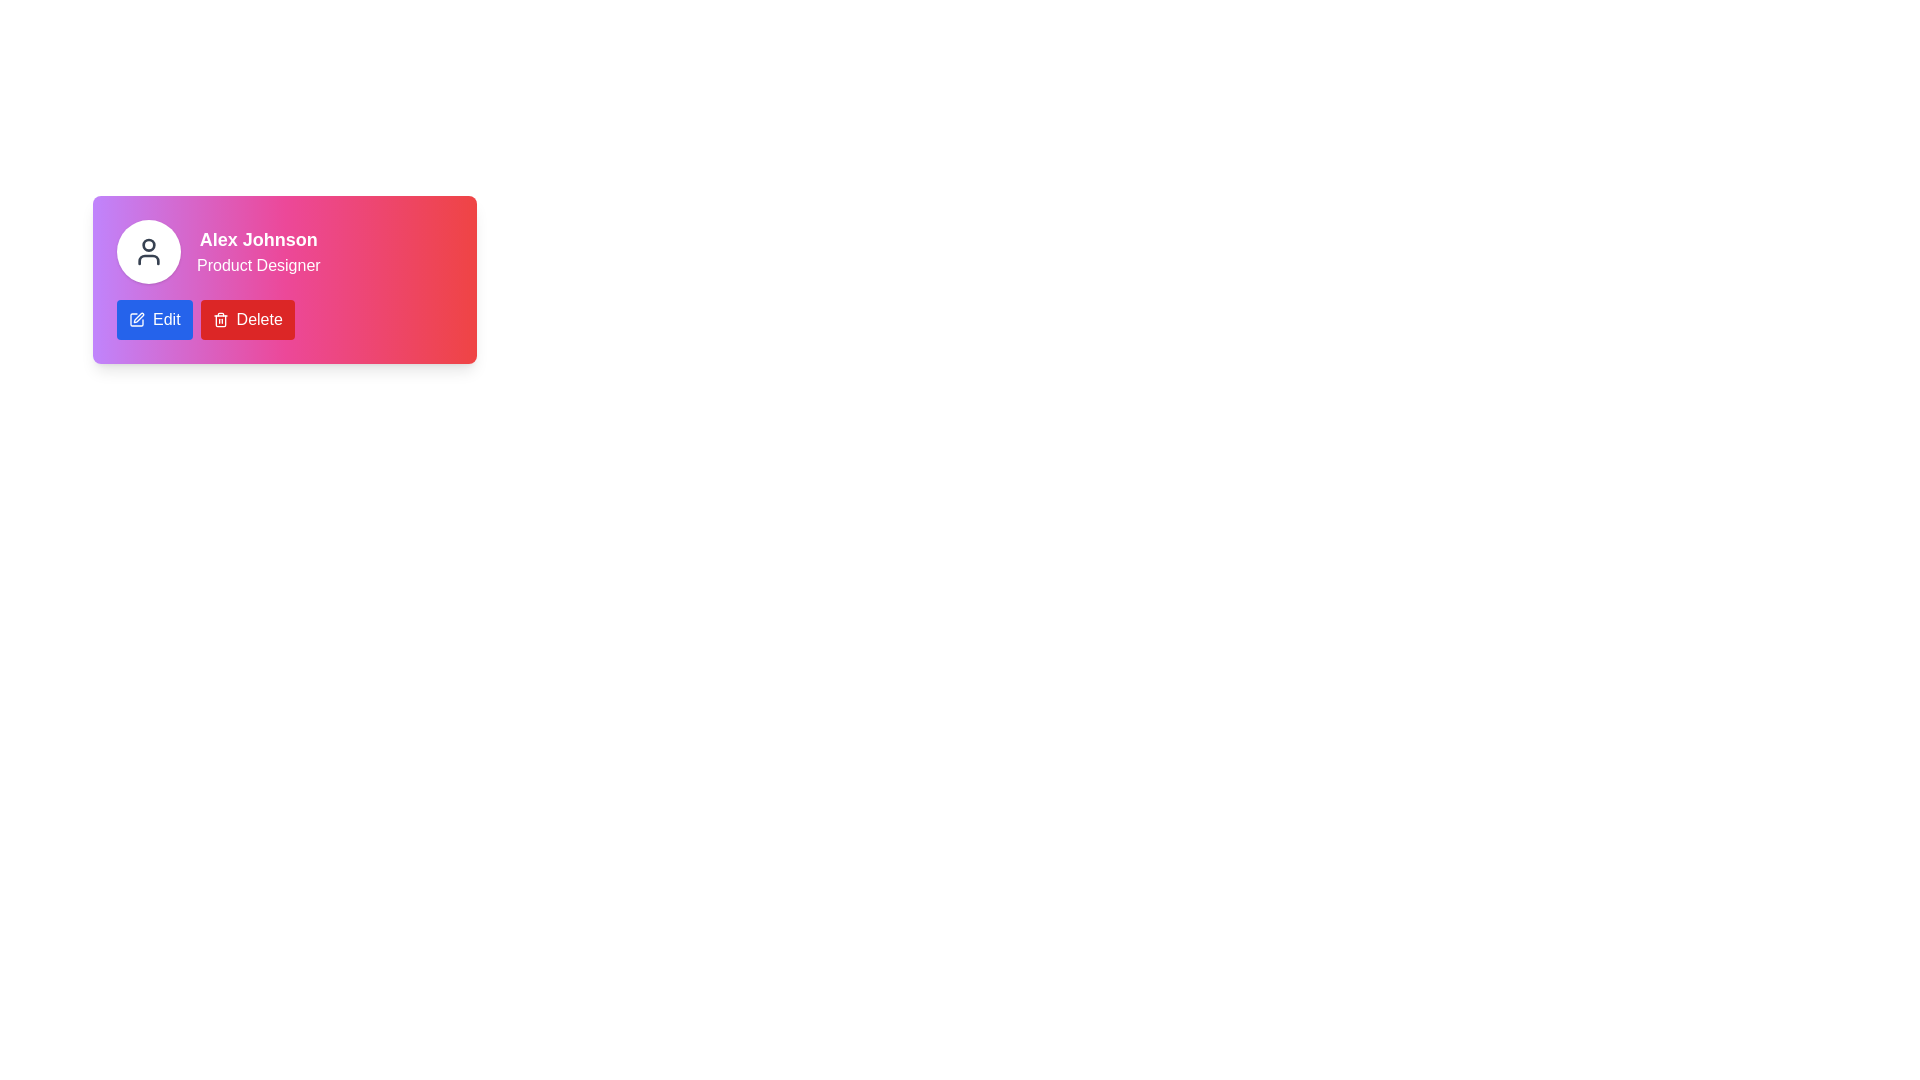 The height and width of the screenshot is (1080, 1920). Describe the element at coordinates (258, 319) in the screenshot. I see `the text 'Delete' which is styled in a sans-serif font and presented in white color against a red background, located in the bottom right portion of the card interface` at that location.